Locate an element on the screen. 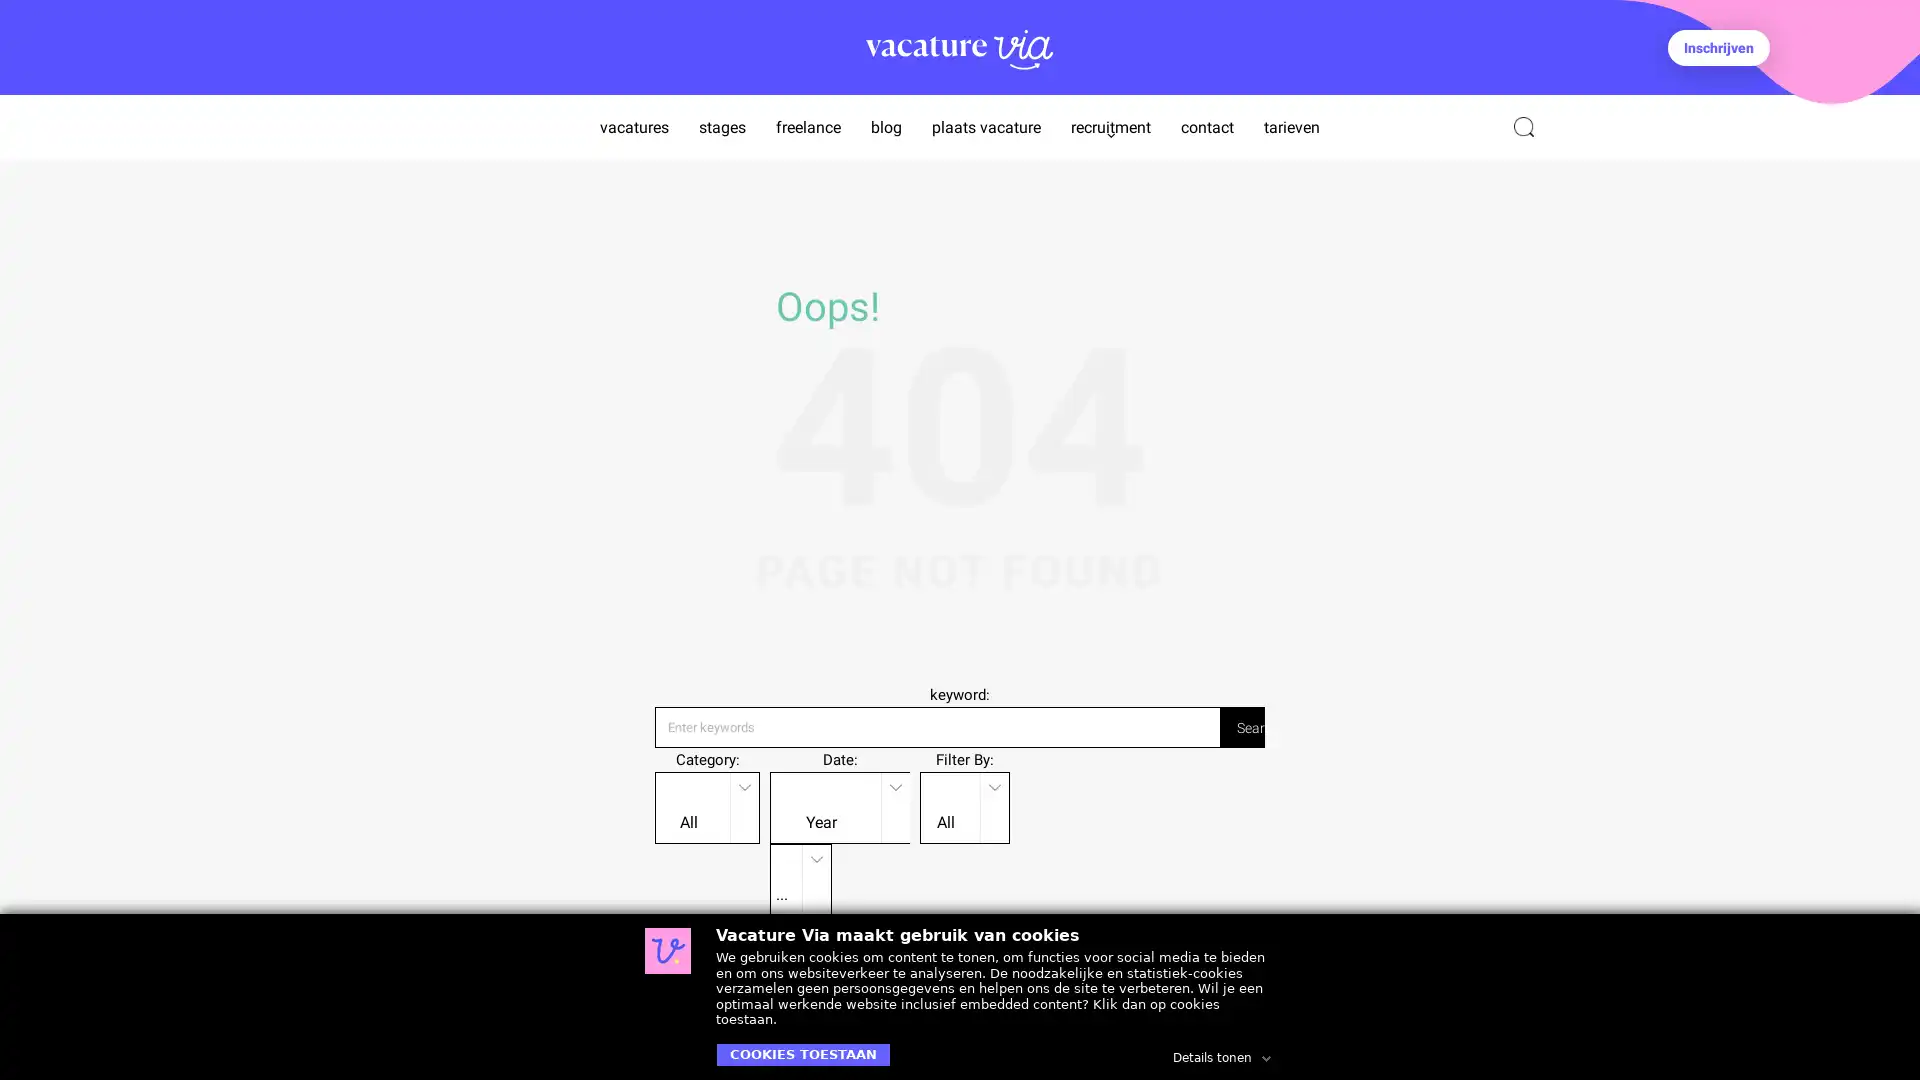  ... ... is located at coordinates (800, 878).